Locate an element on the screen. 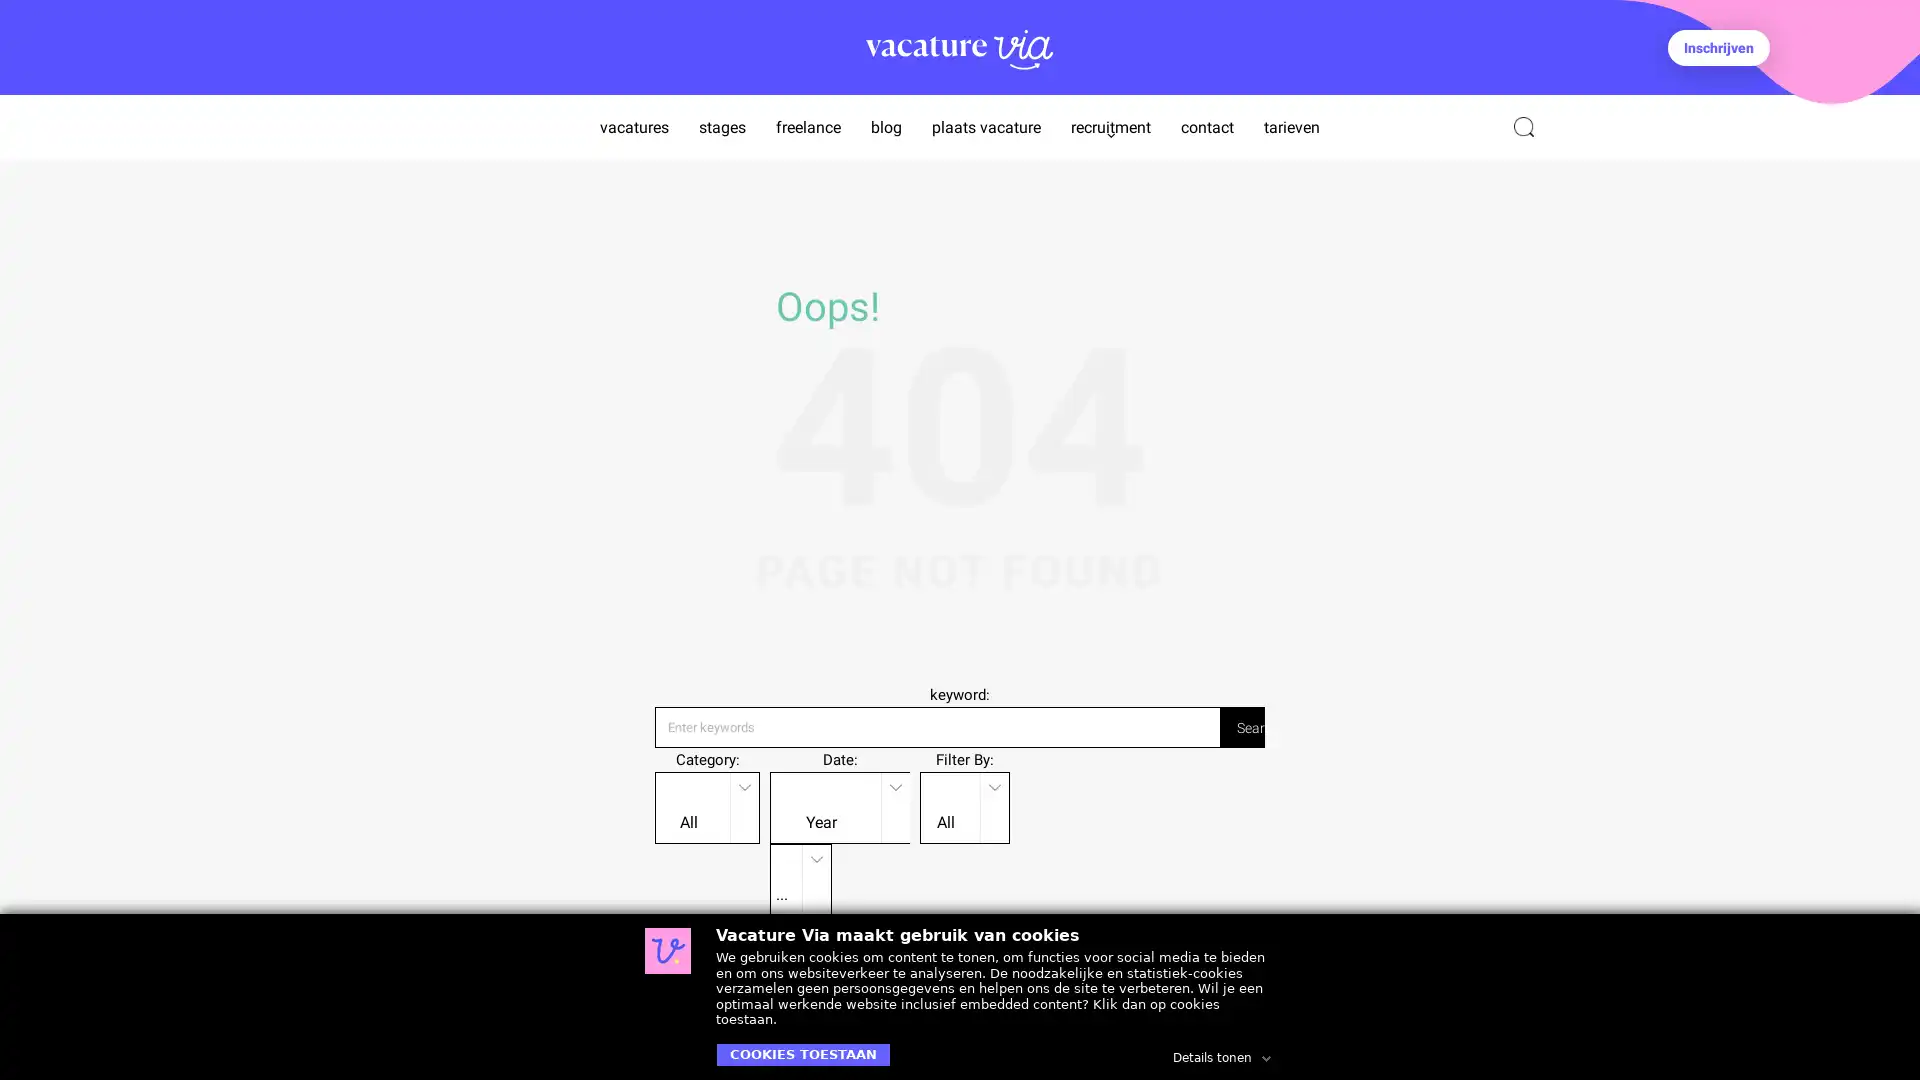  ... ... is located at coordinates (800, 878).